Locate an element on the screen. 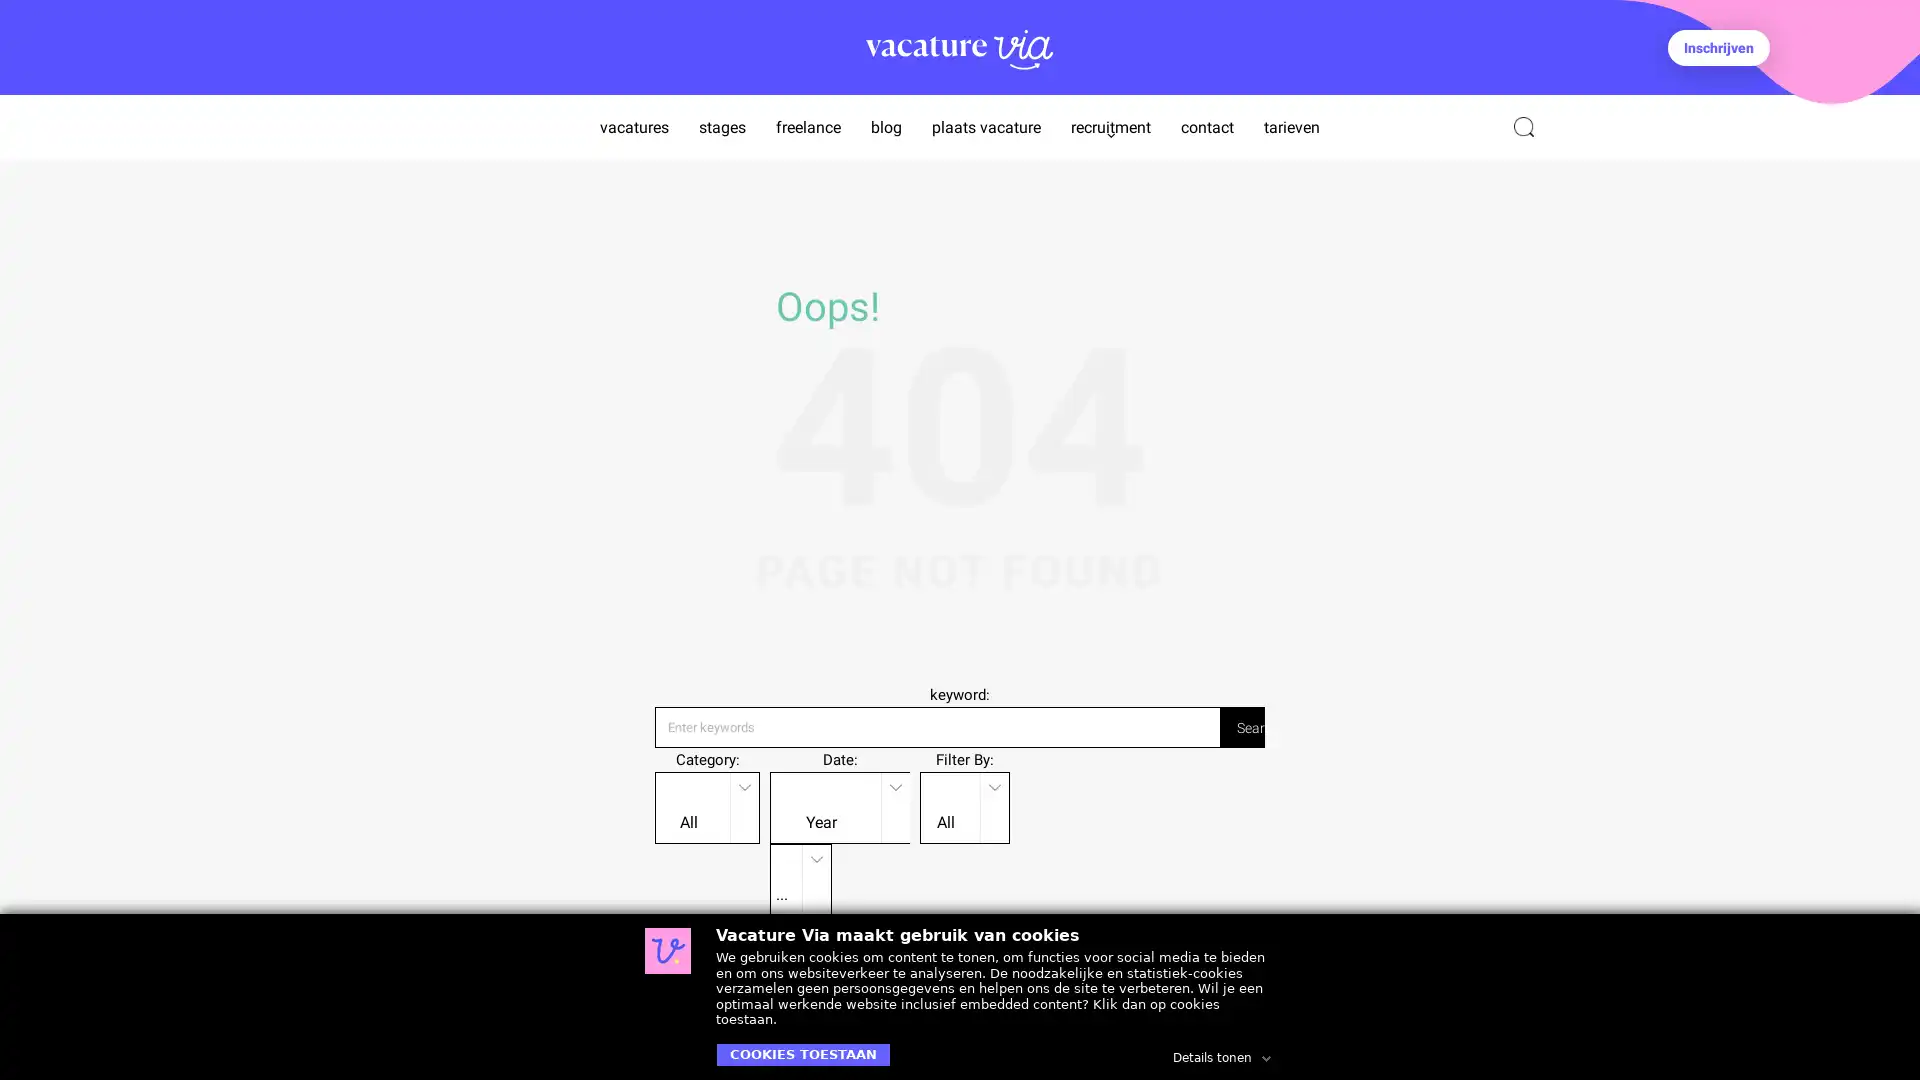  ... ... is located at coordinates (800, 878).